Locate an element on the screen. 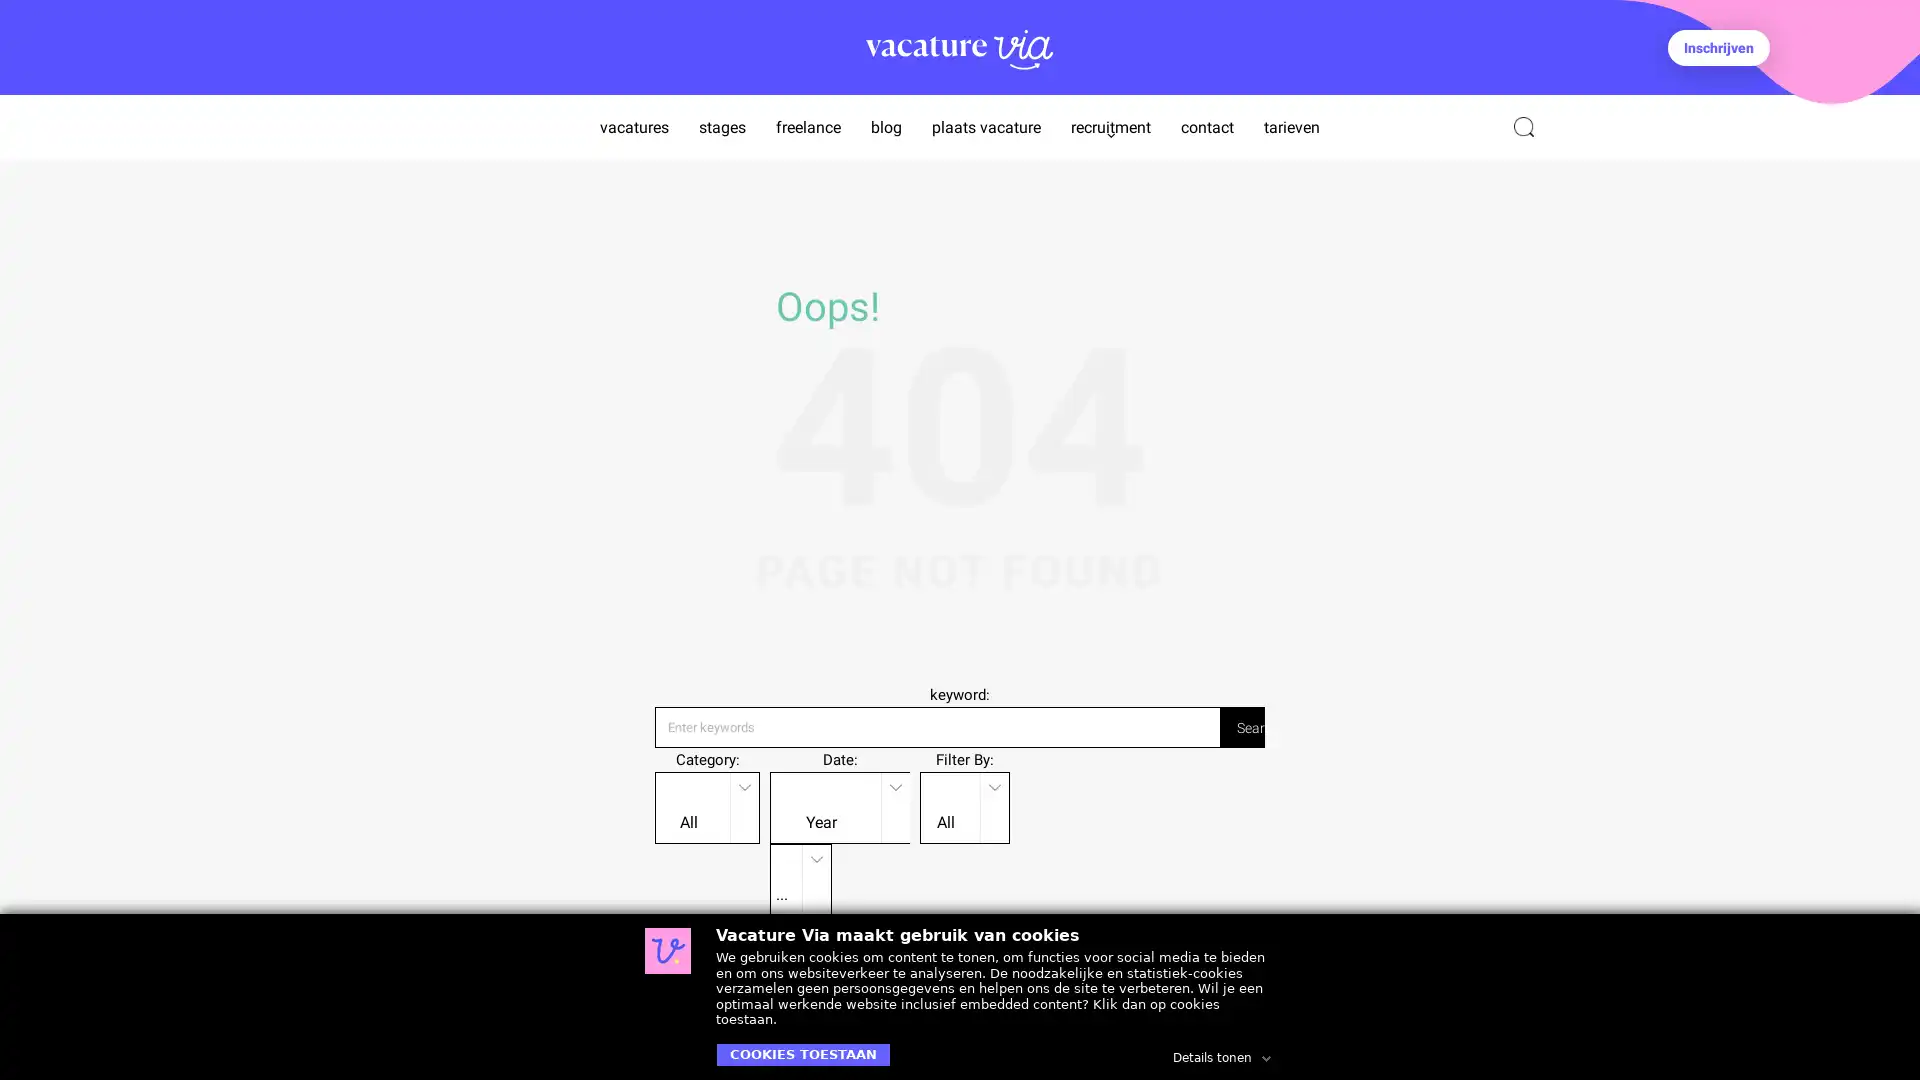  ... ... is located at coordinates (800, 878).